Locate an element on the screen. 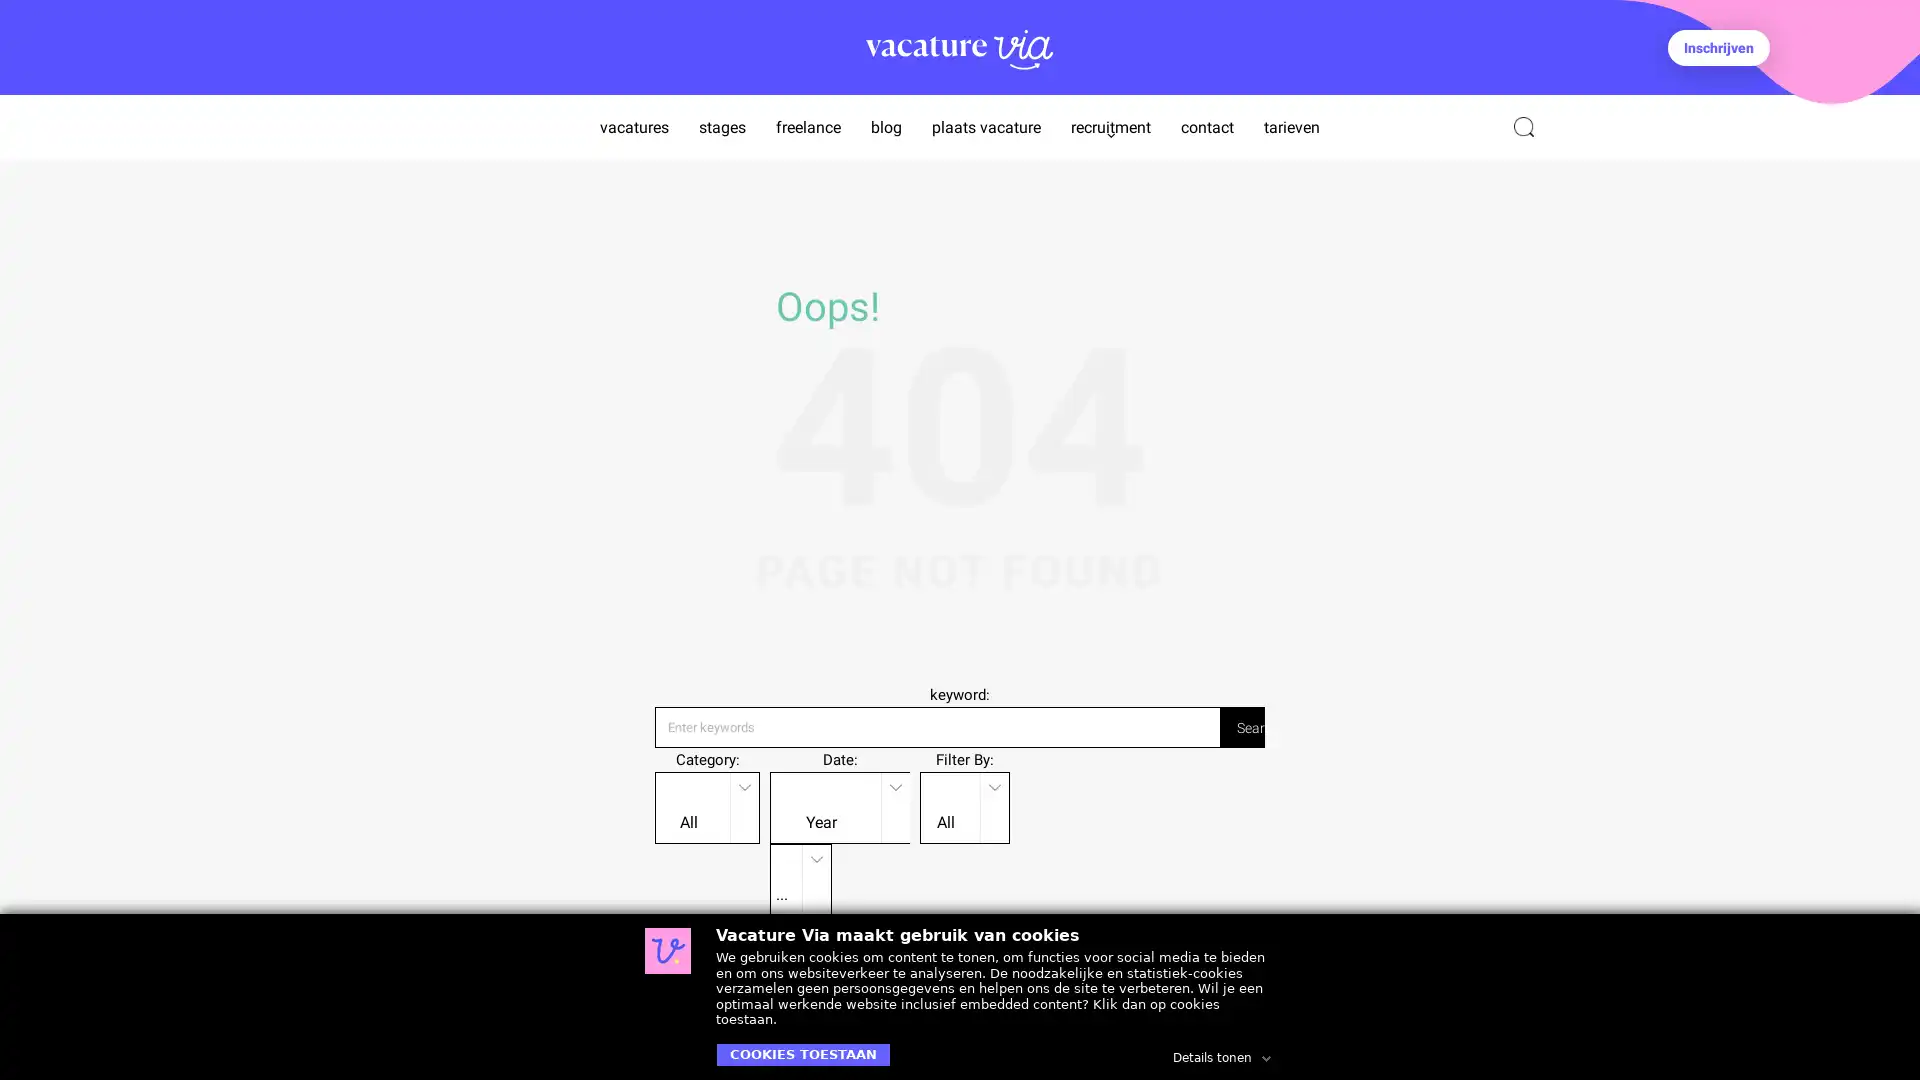  ... ... is located at coordinates (800, 878).